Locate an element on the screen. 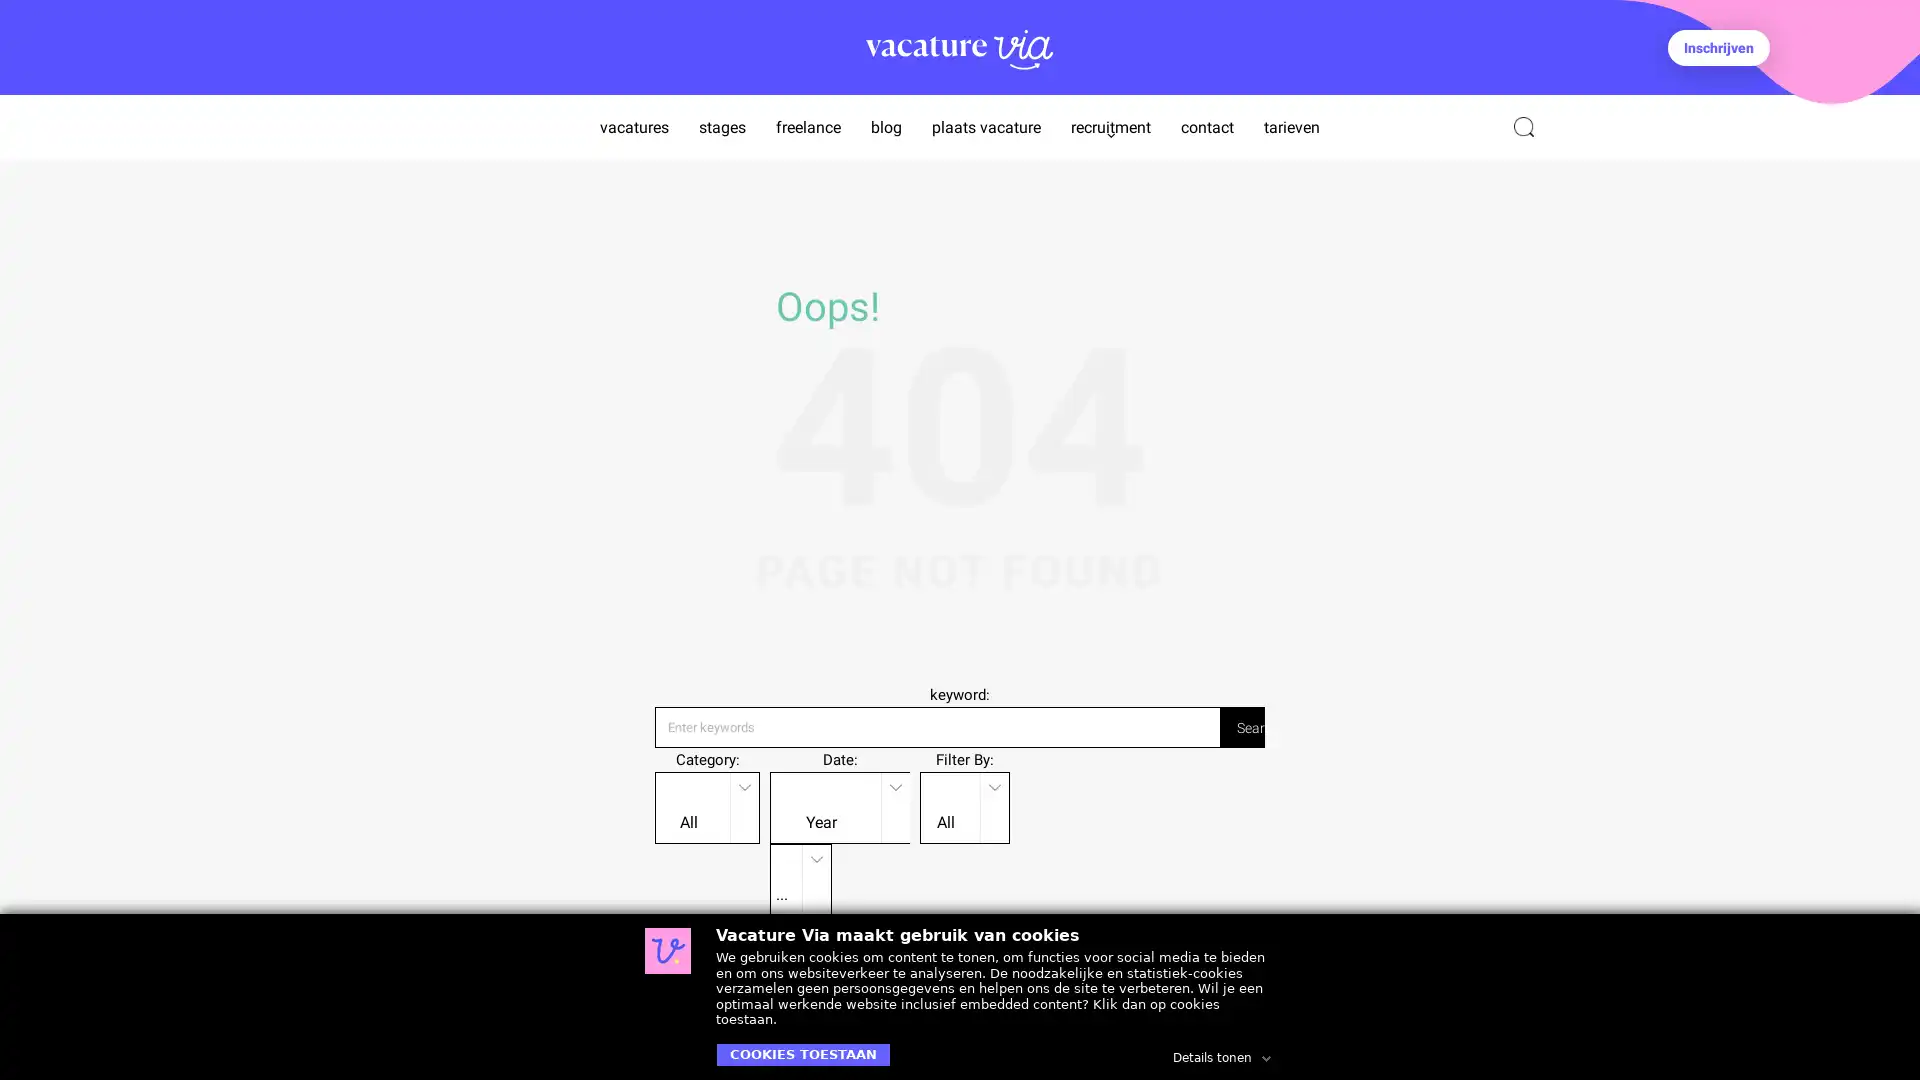  ... ... is located at coordinates (800, 878).